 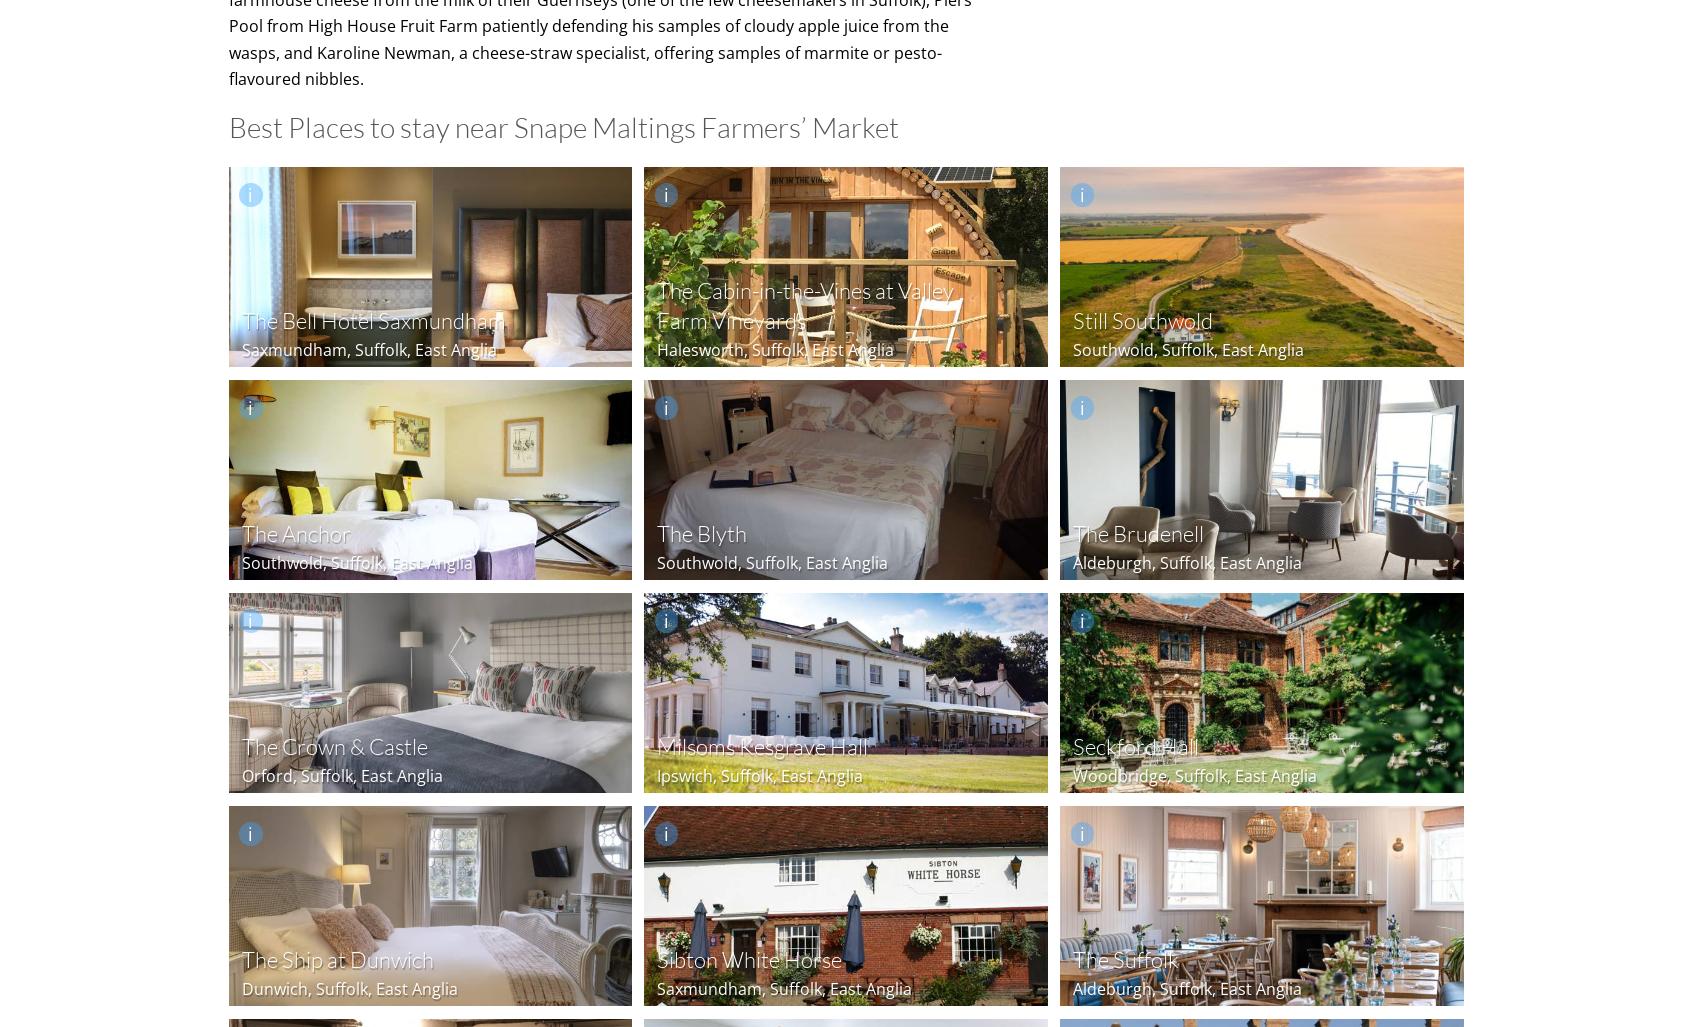 I want to click on 'Halesworth', so click(x=700, y=348).